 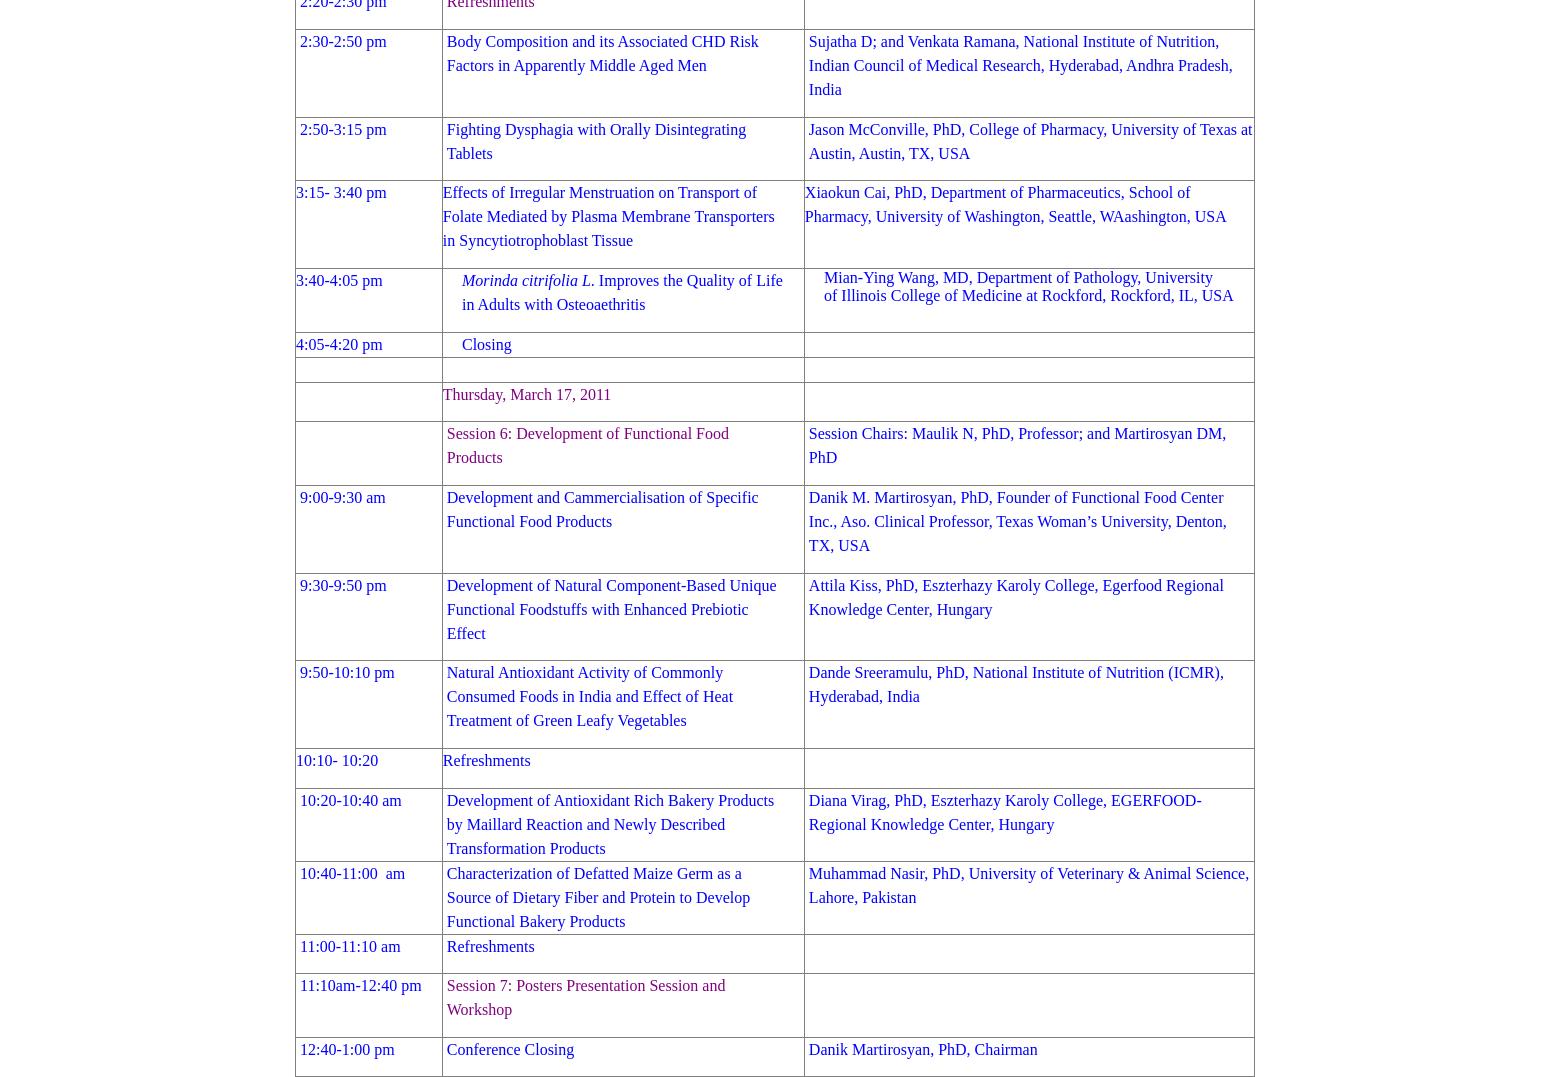 What do you see at coordinates (506, 39) in the screenshot?
I see `'Body Composition'` at bounding box center [506, 39].